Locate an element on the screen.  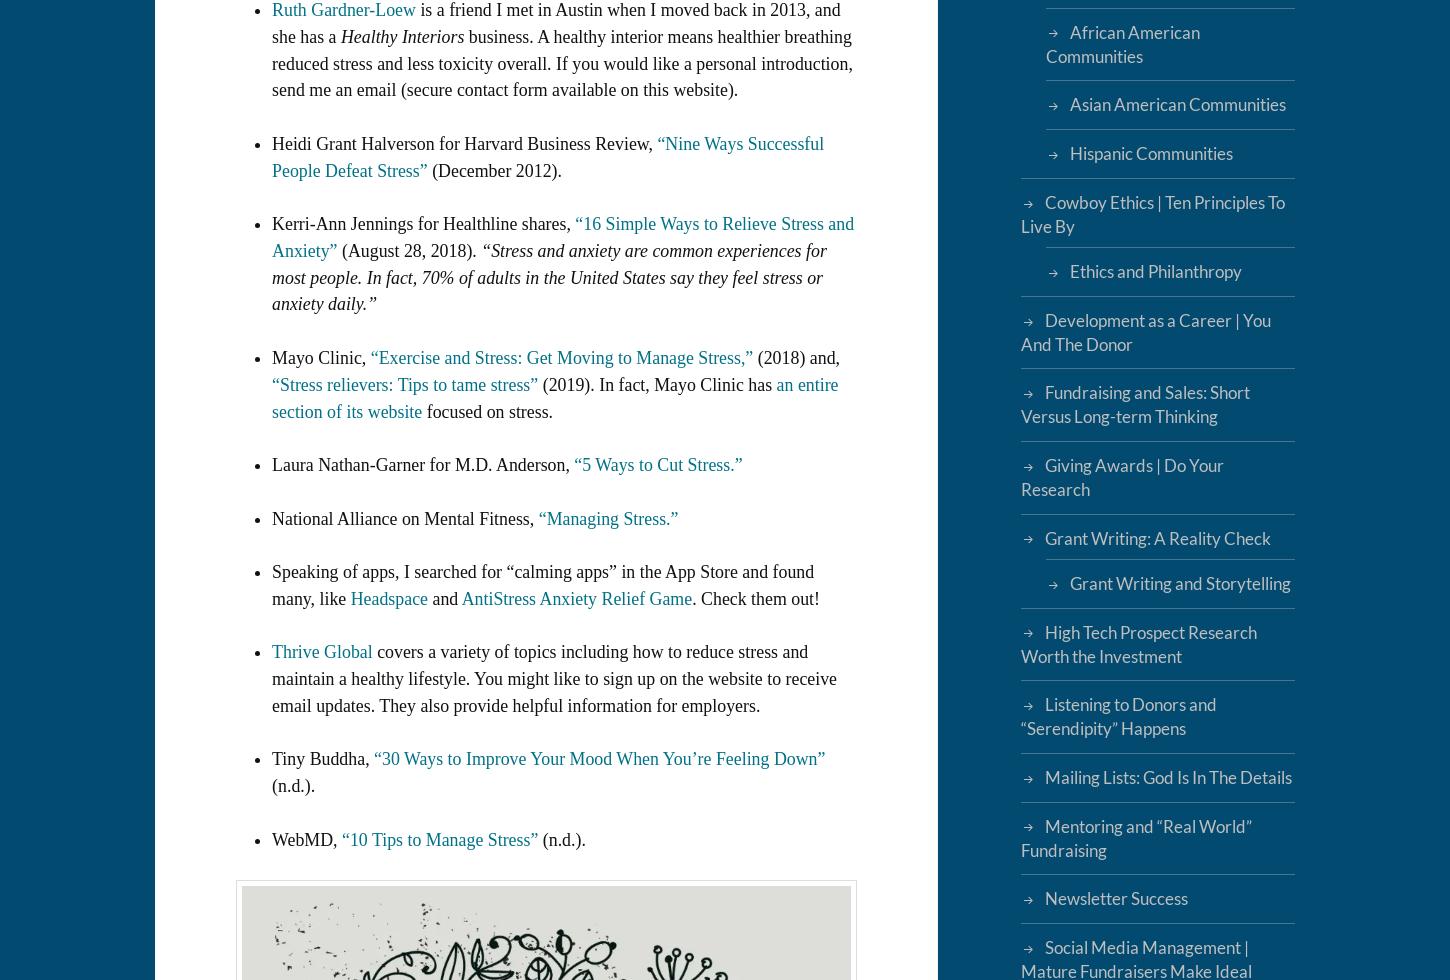
'“10 Tips to Manage Stress”' is located at coordinates (342, 838).